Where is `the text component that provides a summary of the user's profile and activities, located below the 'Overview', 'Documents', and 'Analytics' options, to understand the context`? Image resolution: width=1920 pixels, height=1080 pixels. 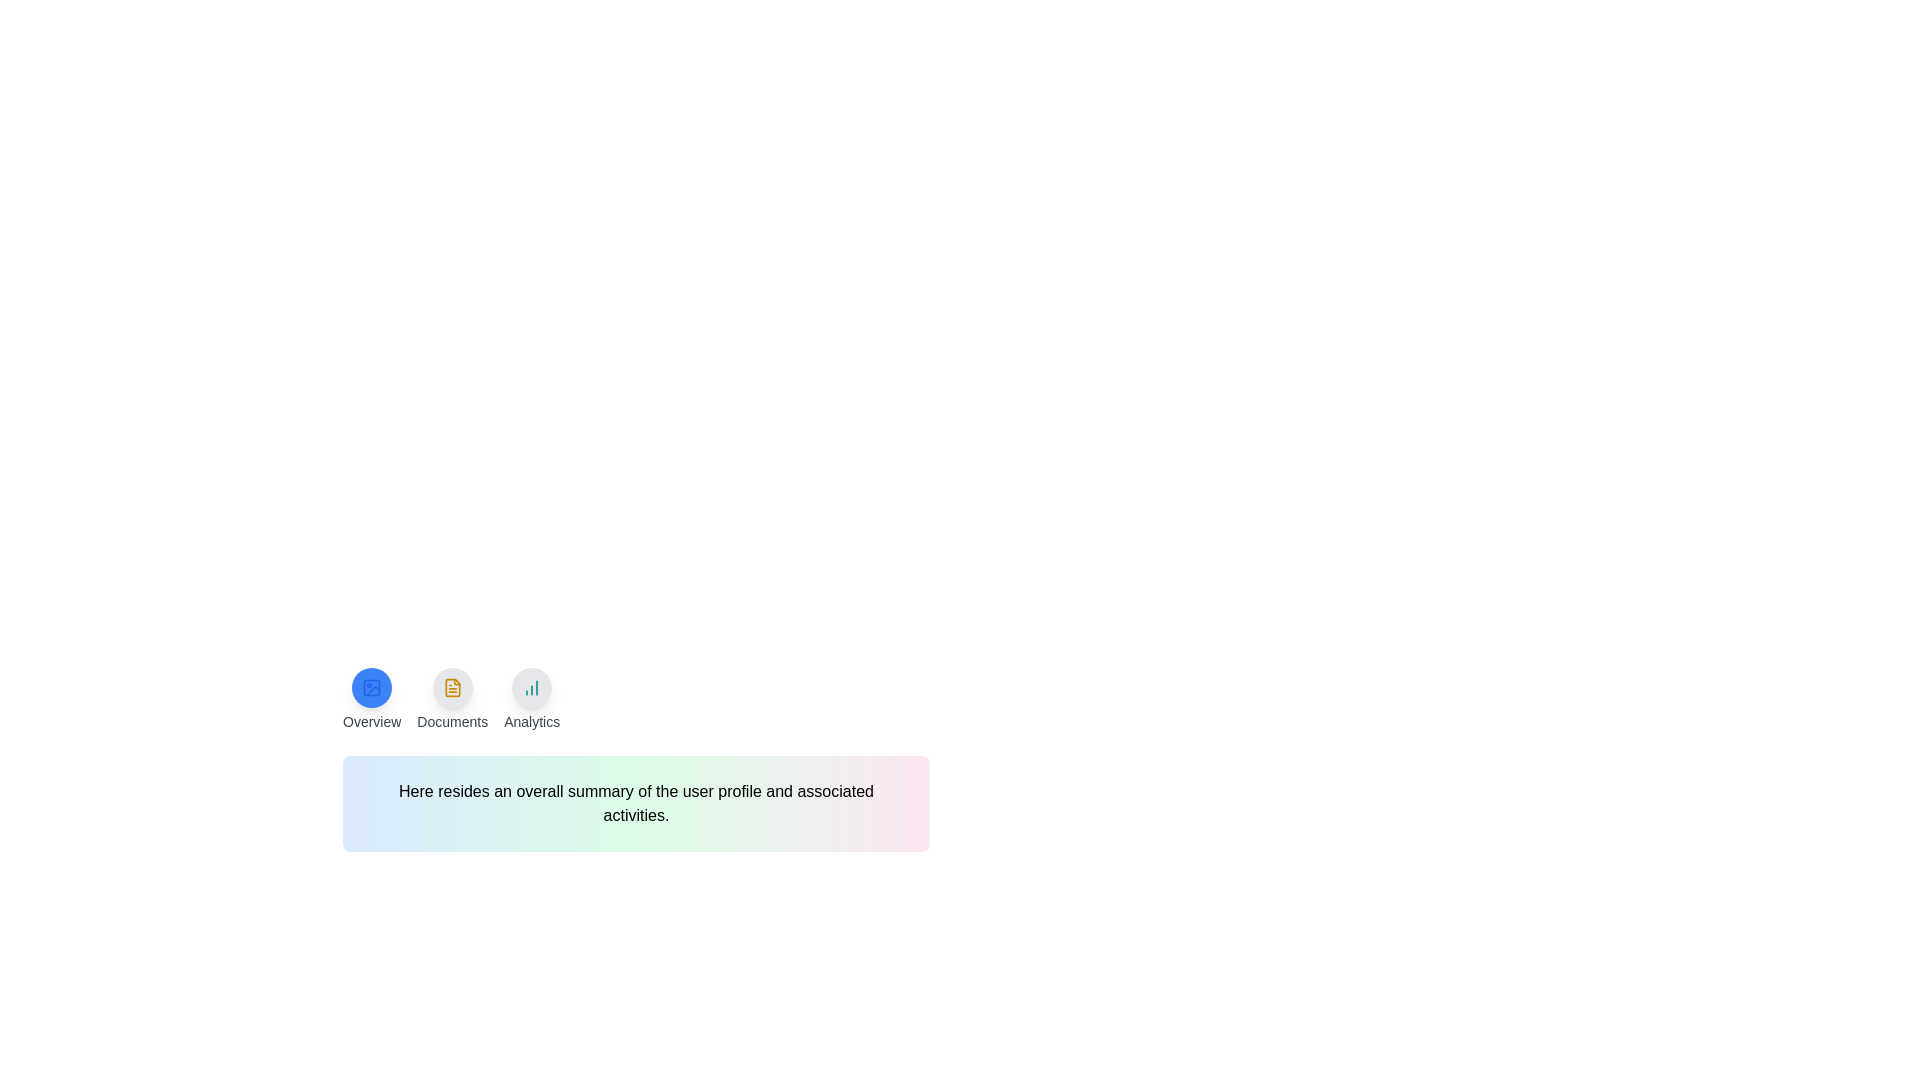
the text component that provides a summary of the user's profile and activities, located below the 'Overview', 'Documents', and 'Analytics' options, to understand the context is located at coordinates (635, 802).